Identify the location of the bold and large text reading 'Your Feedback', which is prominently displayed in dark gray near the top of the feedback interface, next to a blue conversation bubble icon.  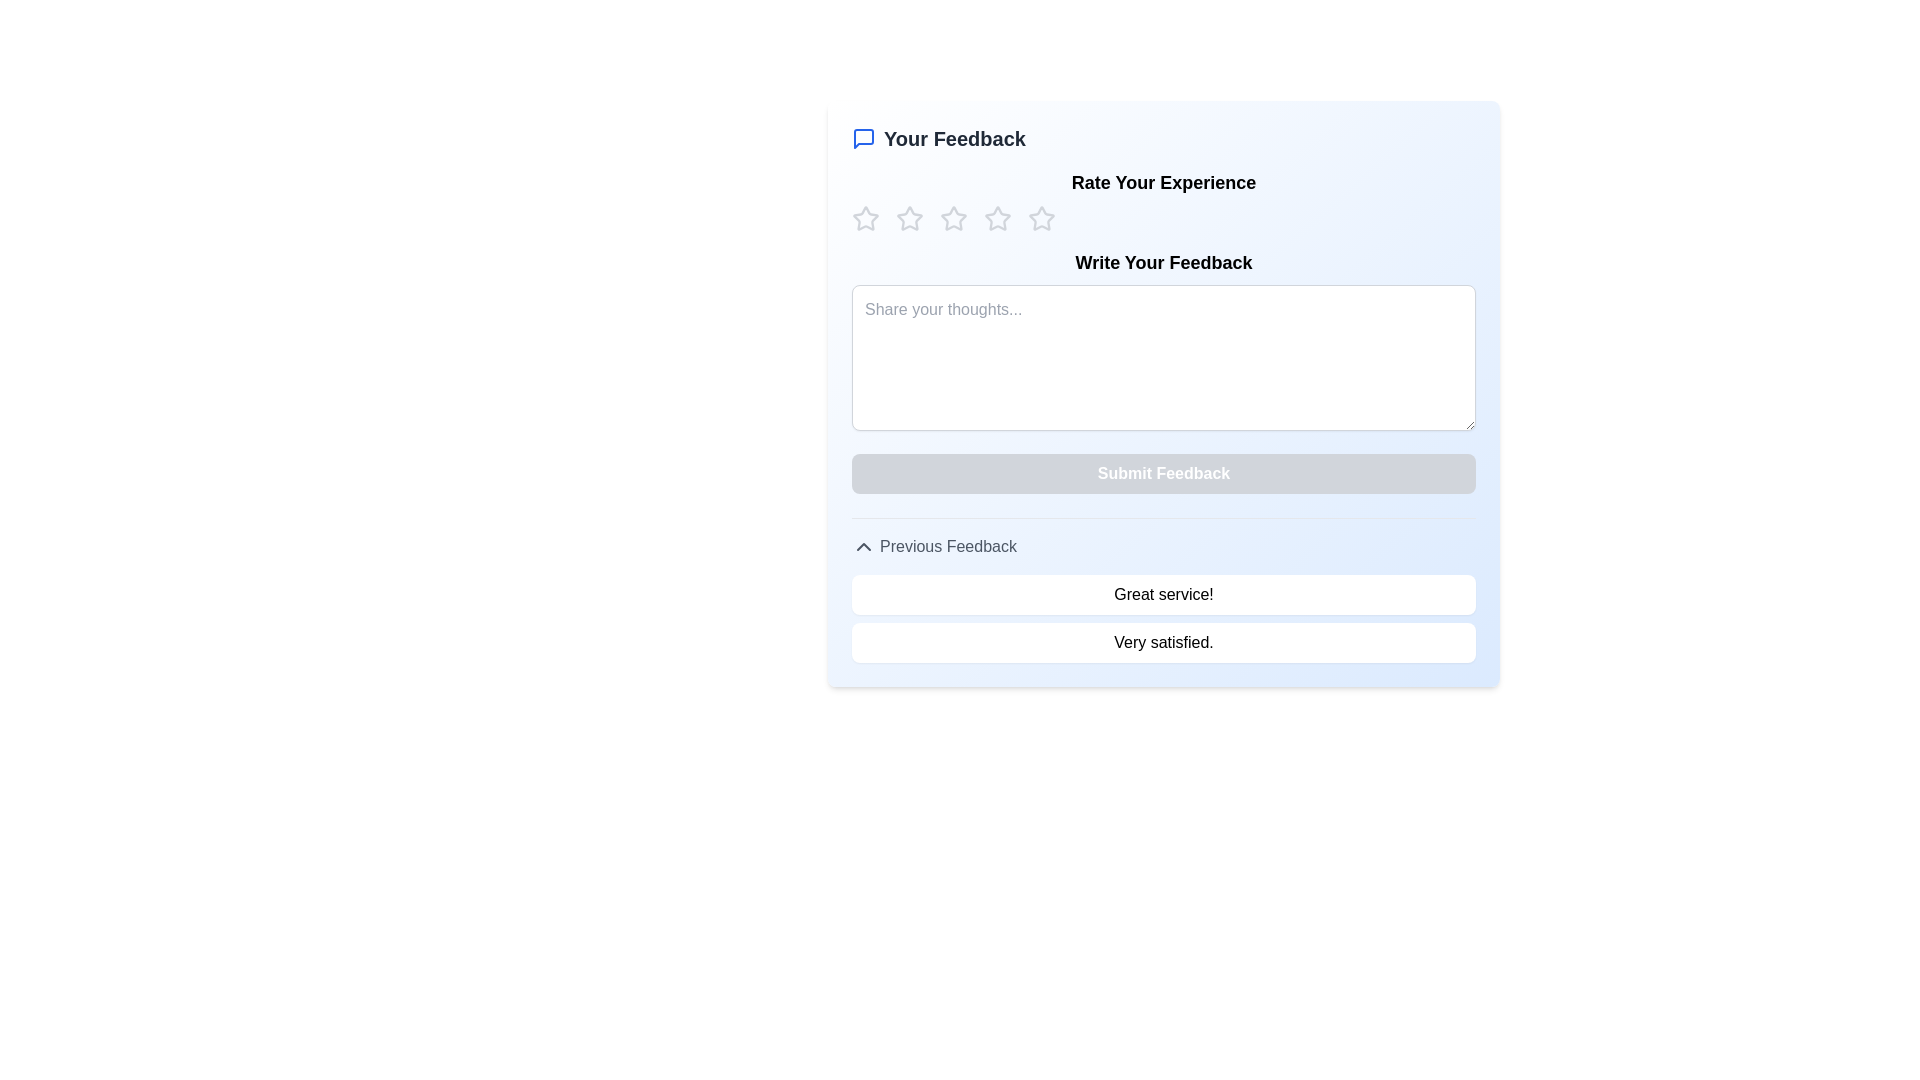
(954, 137).